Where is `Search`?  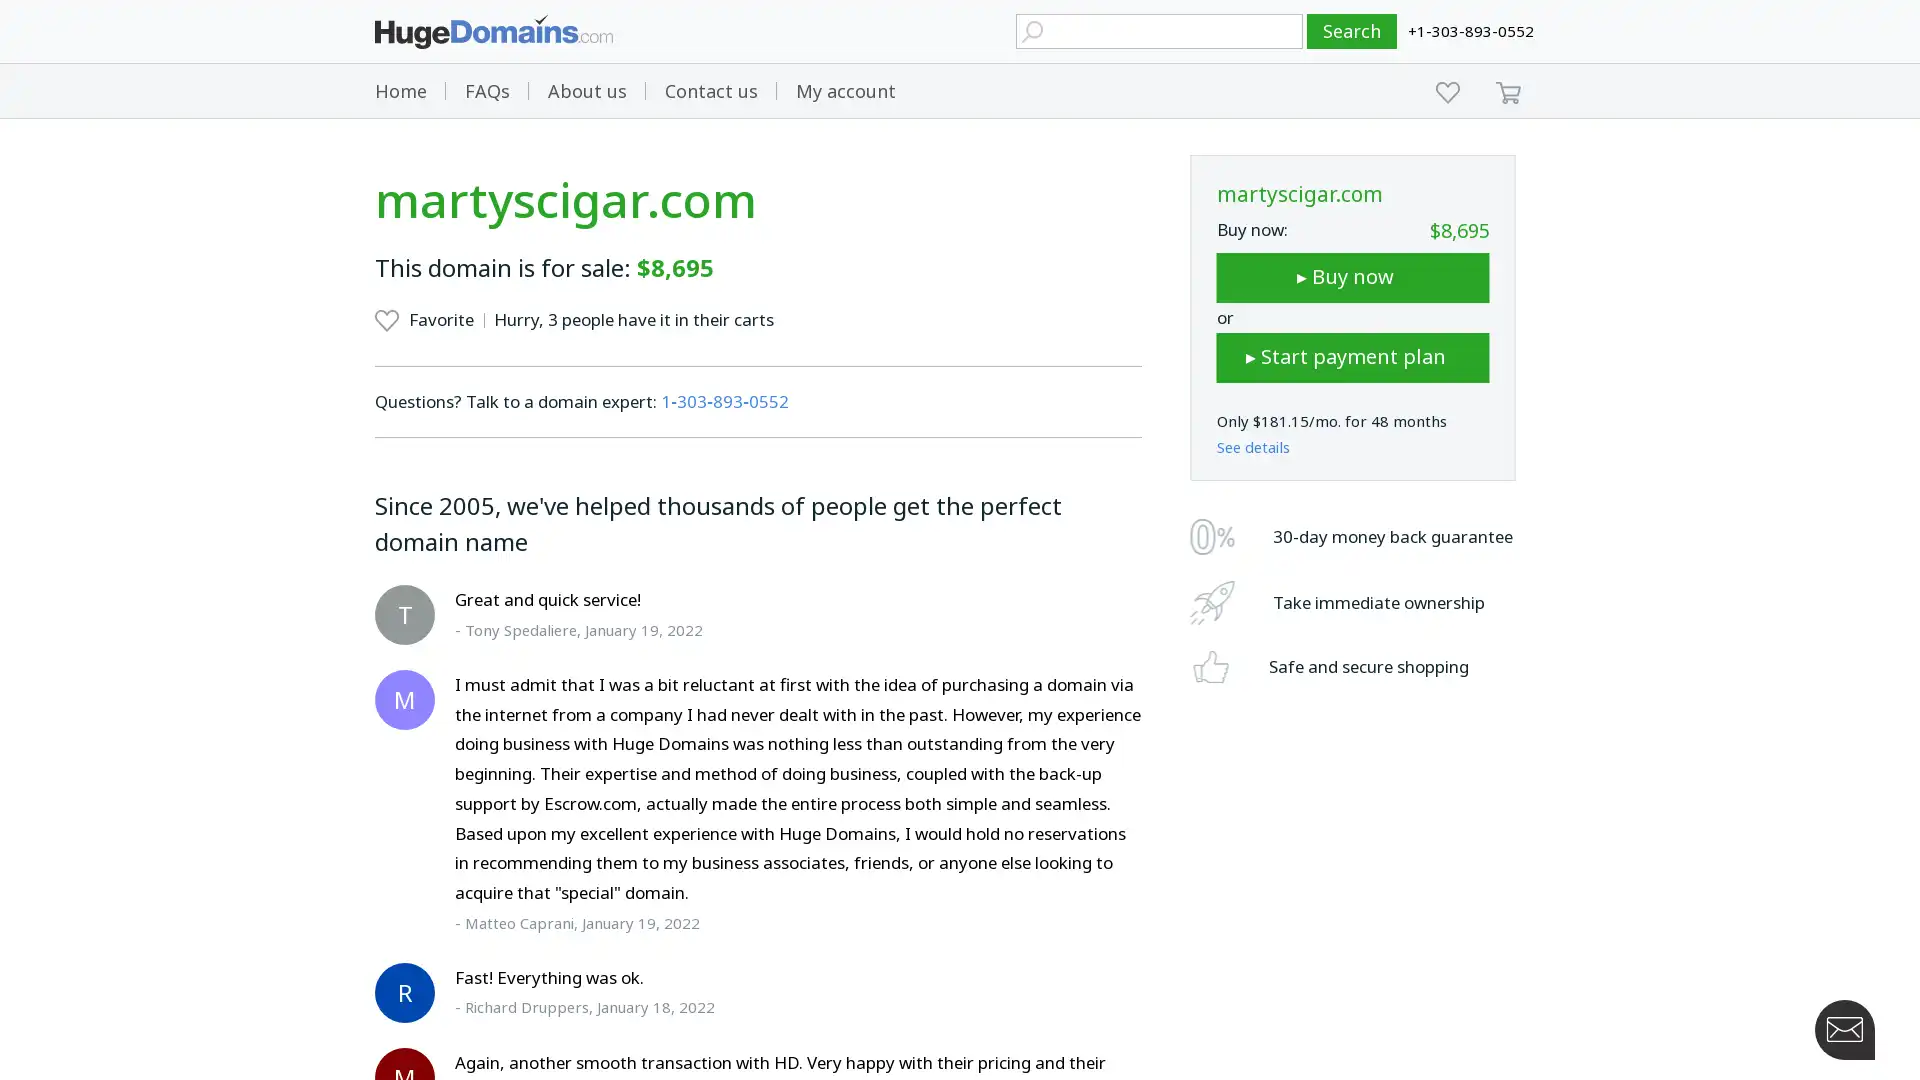 Search is located at coordinates (1352, 31).